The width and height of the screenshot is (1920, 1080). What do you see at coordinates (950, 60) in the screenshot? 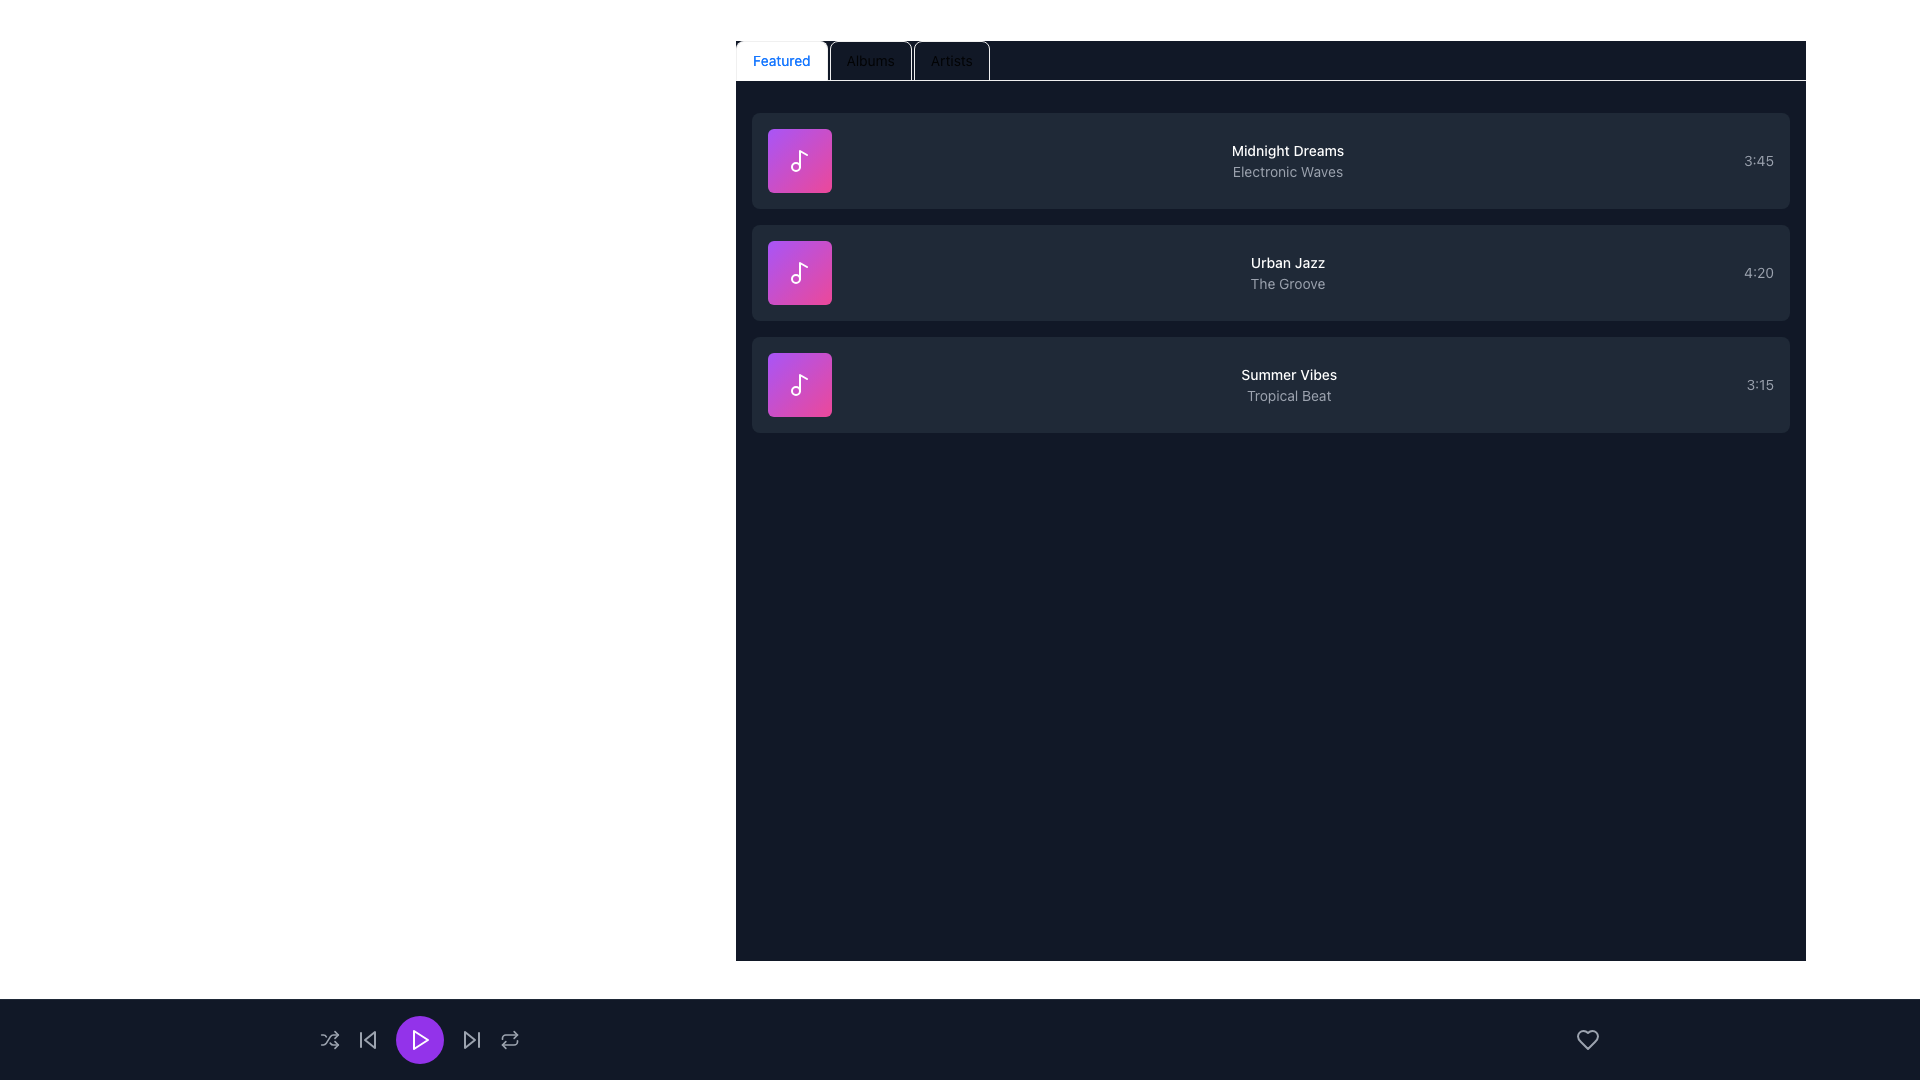
I see `the 'Artists' tab, which is the third tab from the left in the navigation bar` at bounding box center [950, 60].